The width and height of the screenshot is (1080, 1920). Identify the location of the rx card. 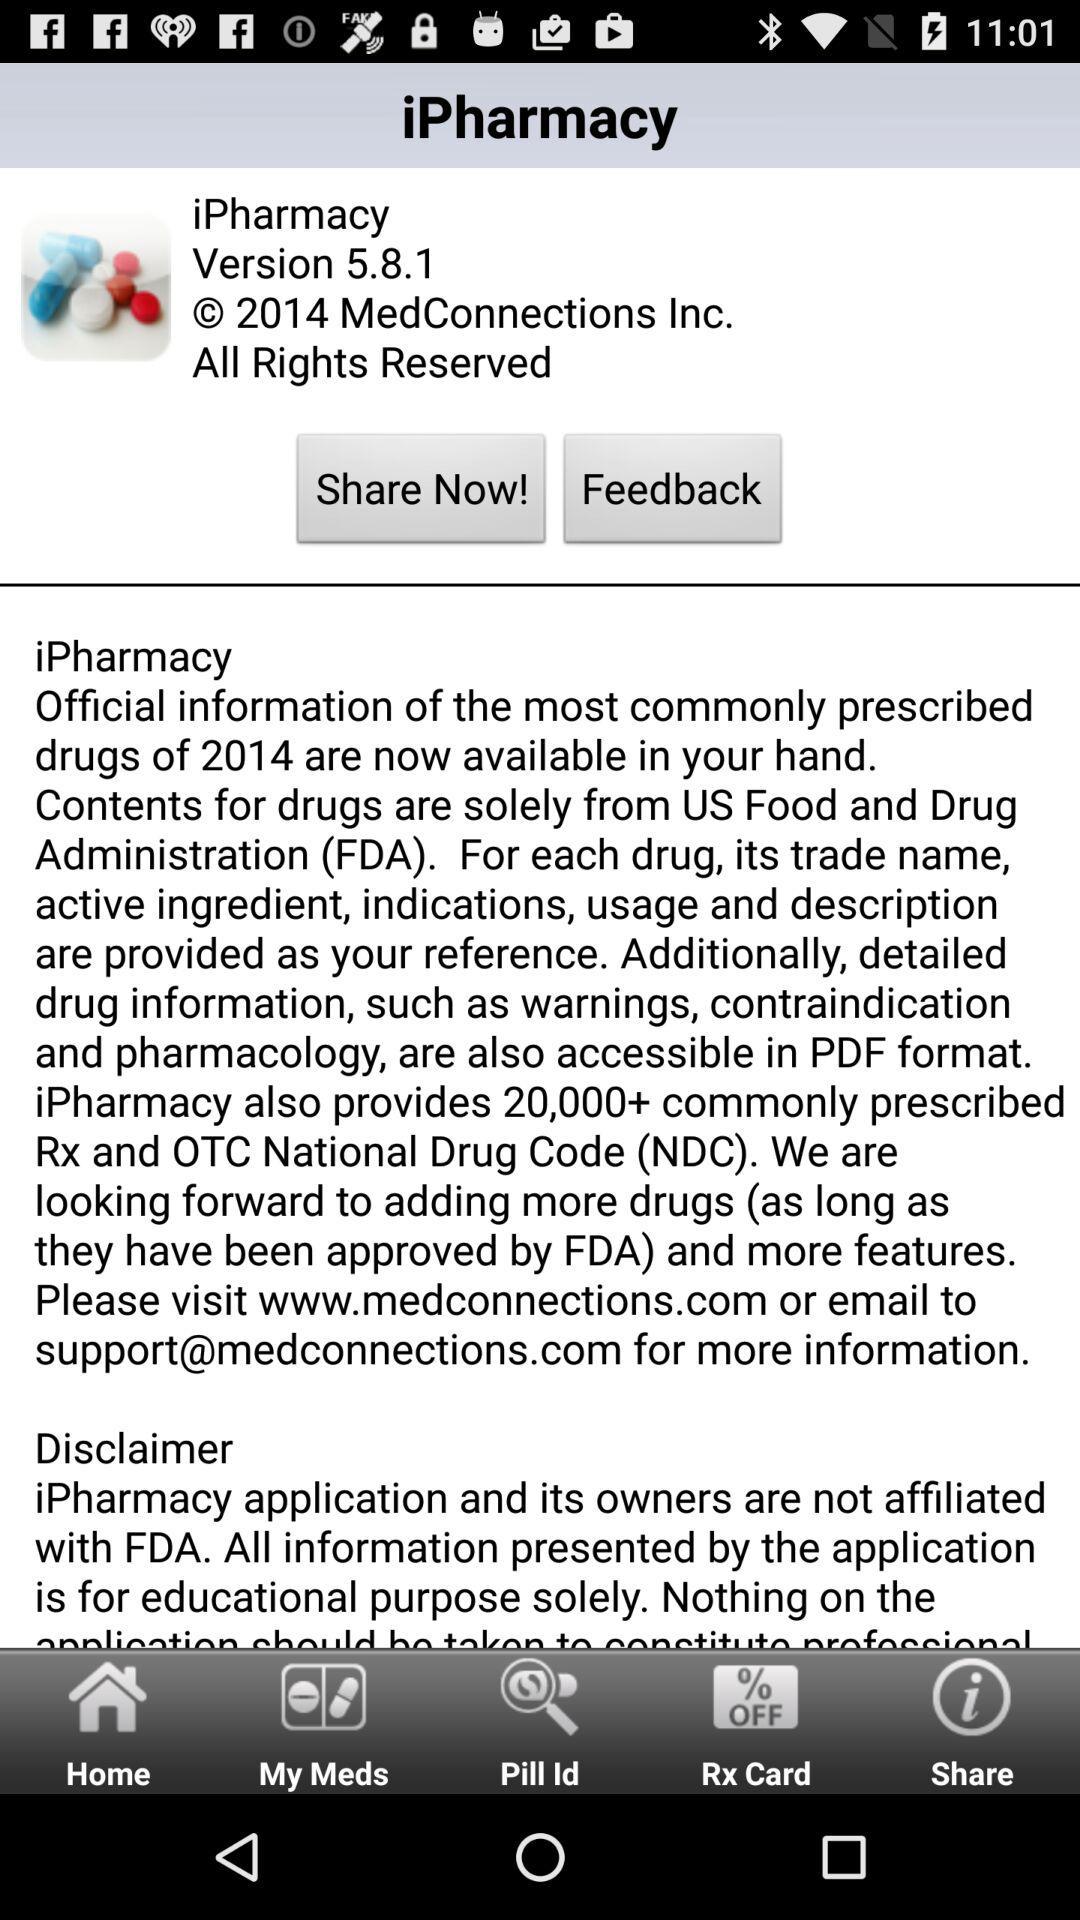
(756, 1719).